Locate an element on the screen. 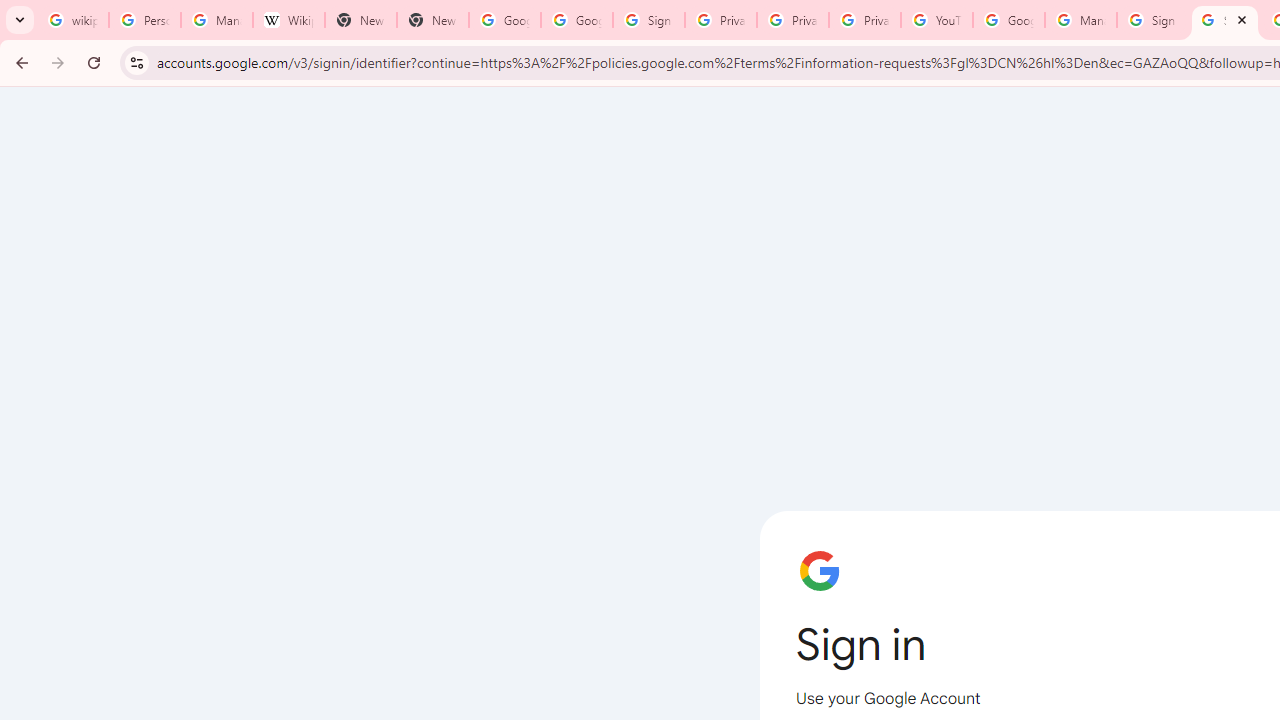 This screenshot has width=1280, height=720. 'Personalization & Google Search results - Google Search Help' is located at coordinates (143, 20).